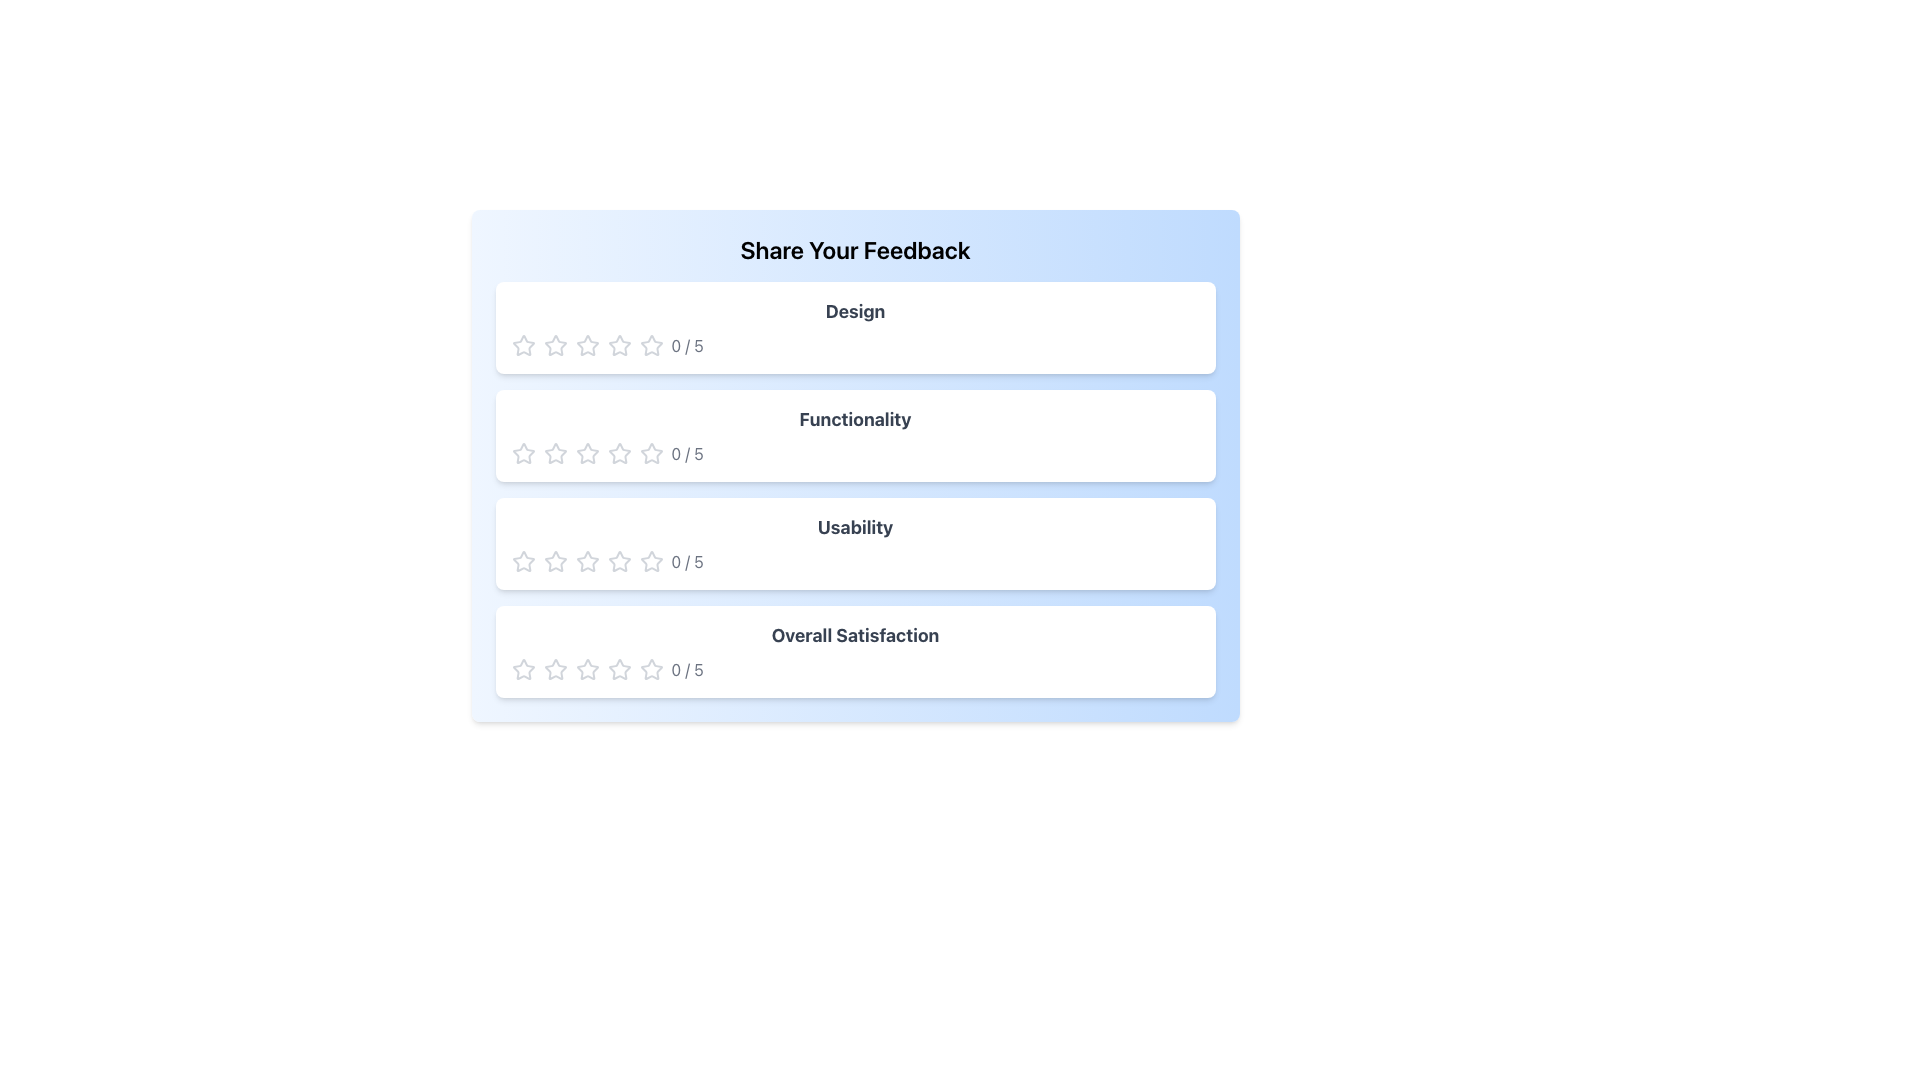  Describe the element at coordinates (651, 454) in the screenshot. I see `the fourth interactive star icon` at that location.